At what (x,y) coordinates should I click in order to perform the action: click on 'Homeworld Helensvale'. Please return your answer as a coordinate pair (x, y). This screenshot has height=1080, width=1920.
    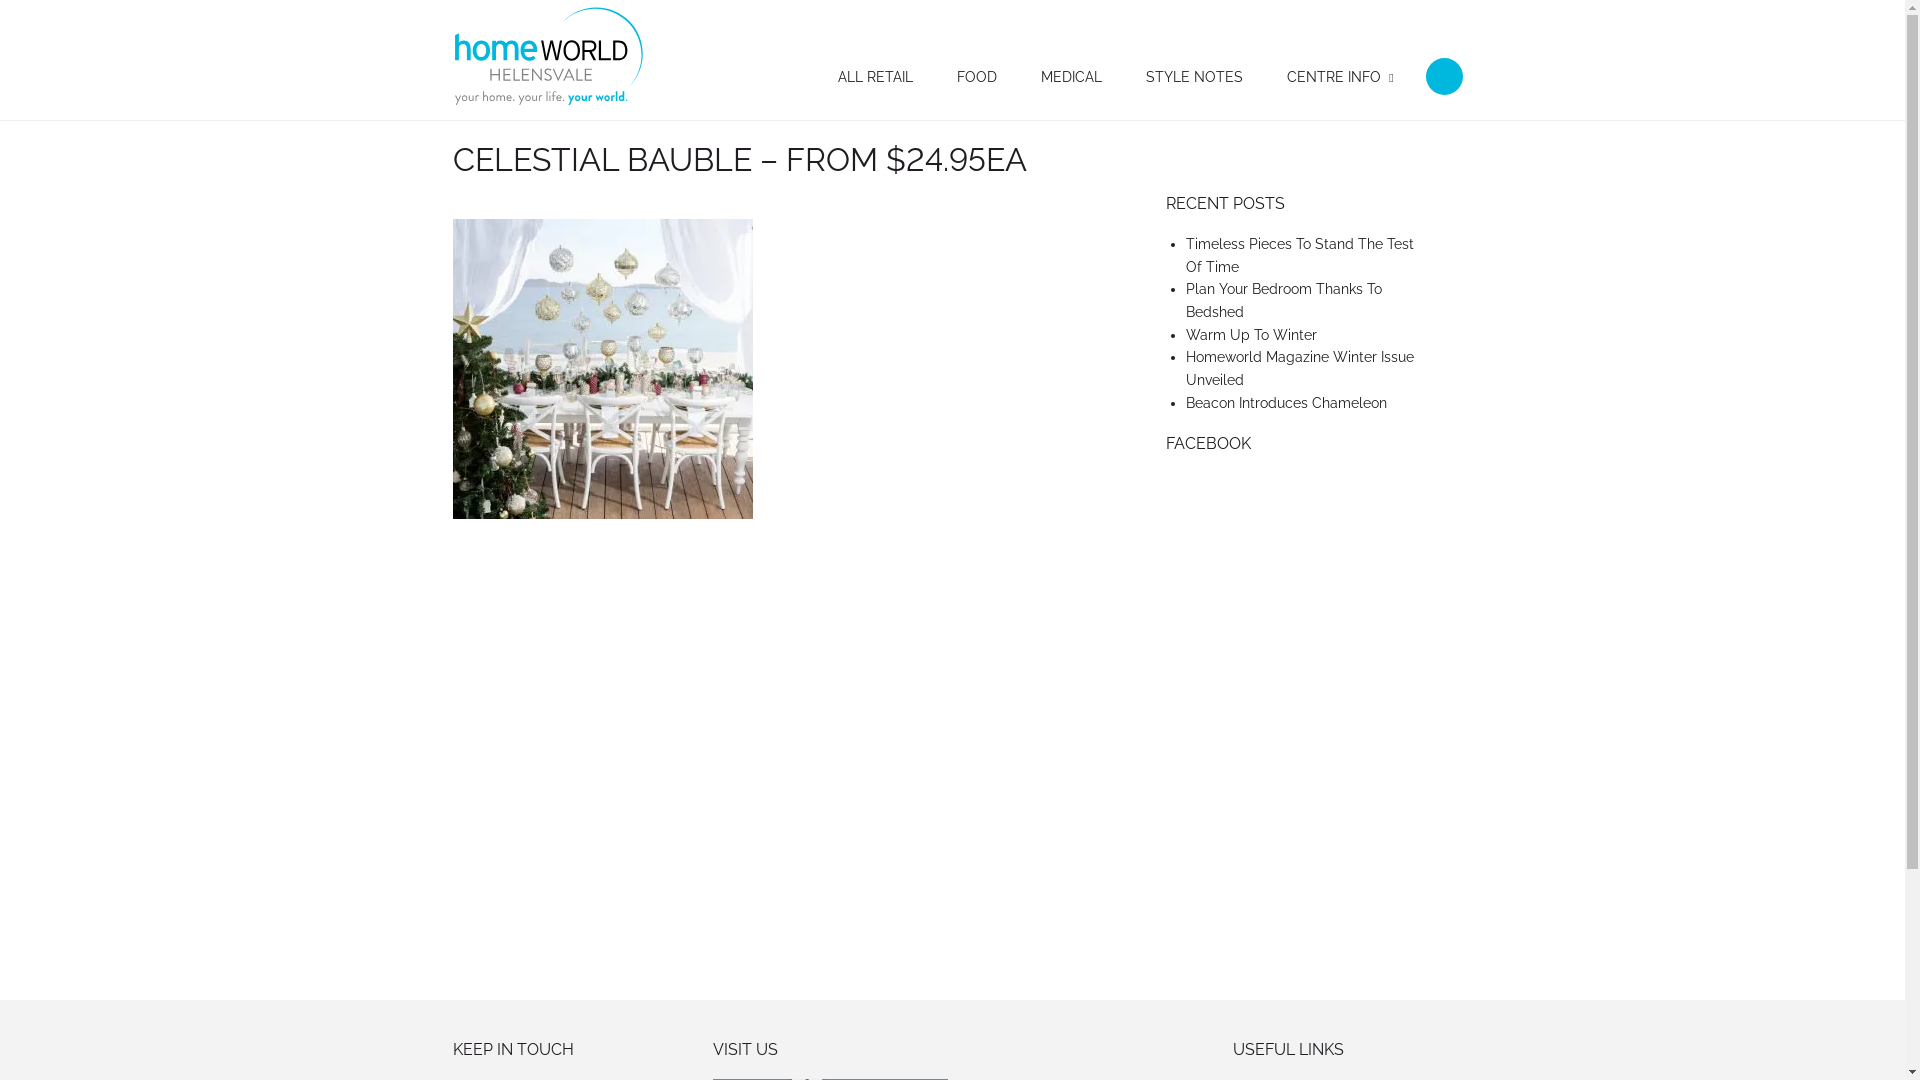
    Looking at the image, I should click on (547, 53).